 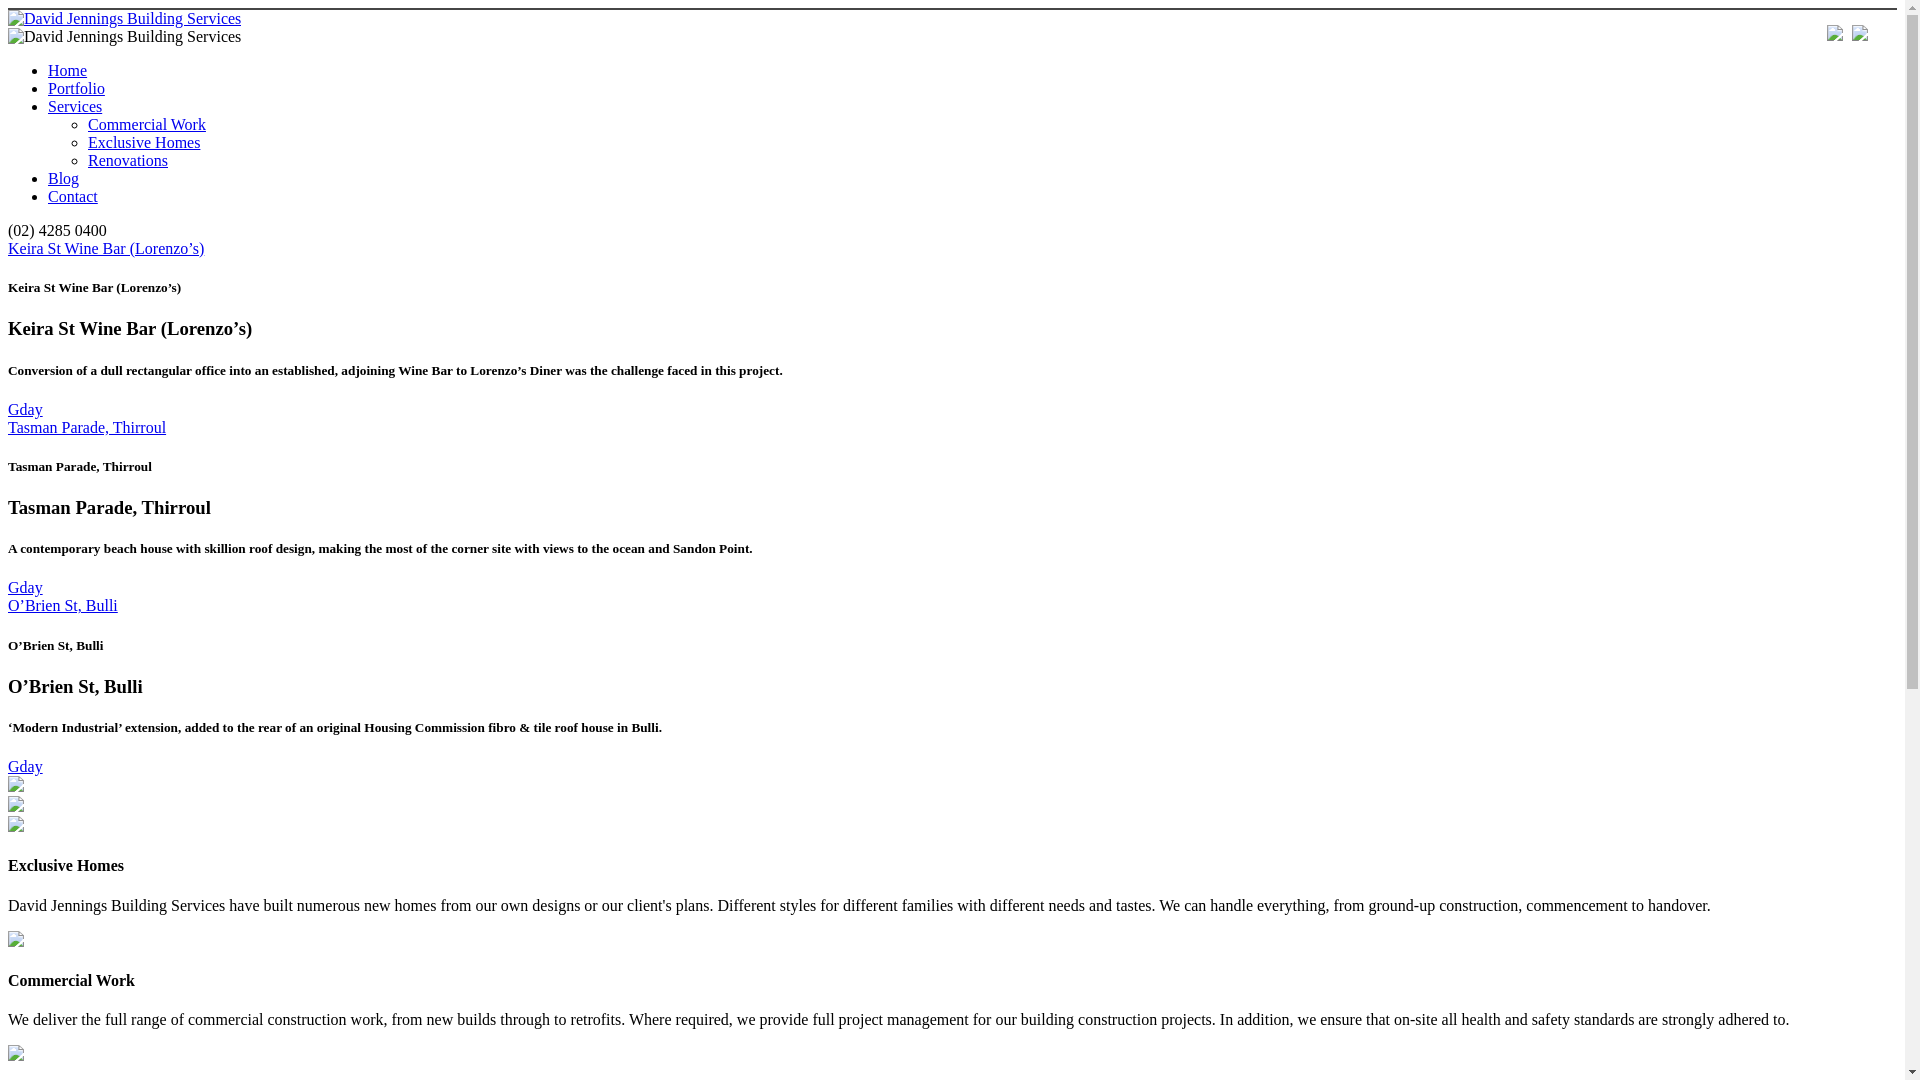 What do you see at coordinates (67, 69) in the screenshot?
I see `'Home'` at bounding box center [67, 69].